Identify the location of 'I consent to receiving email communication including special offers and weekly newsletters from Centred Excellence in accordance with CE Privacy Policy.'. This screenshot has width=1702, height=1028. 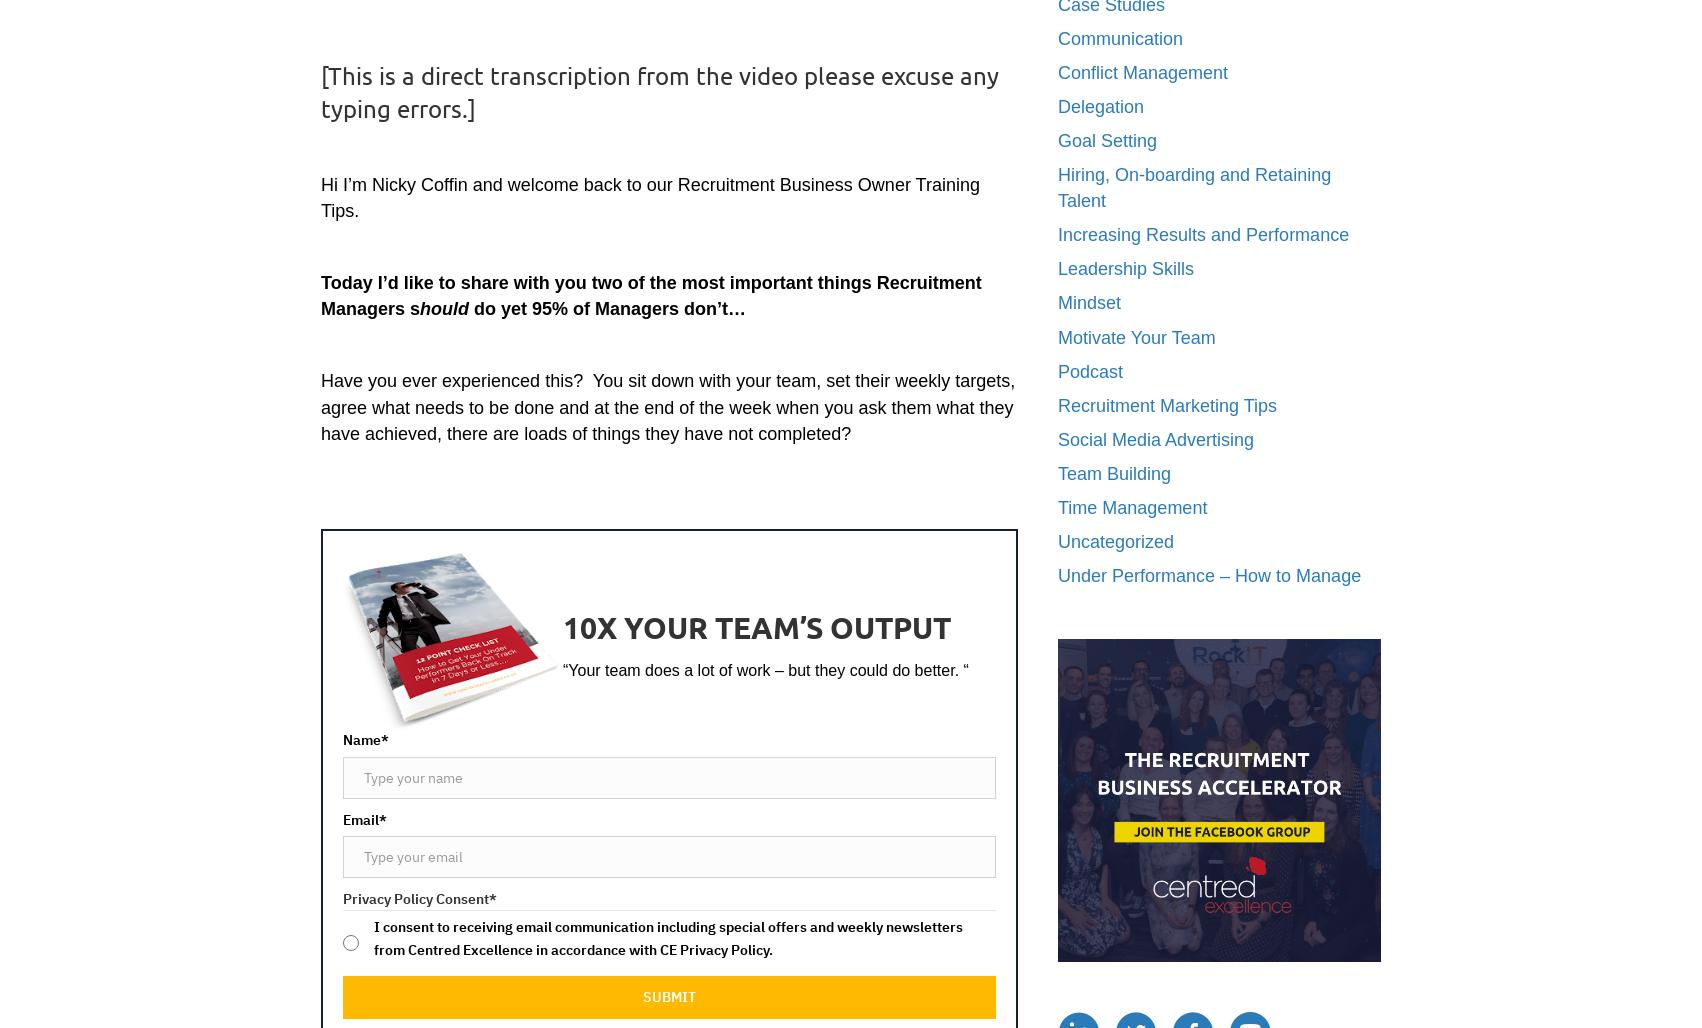
(667, 938).